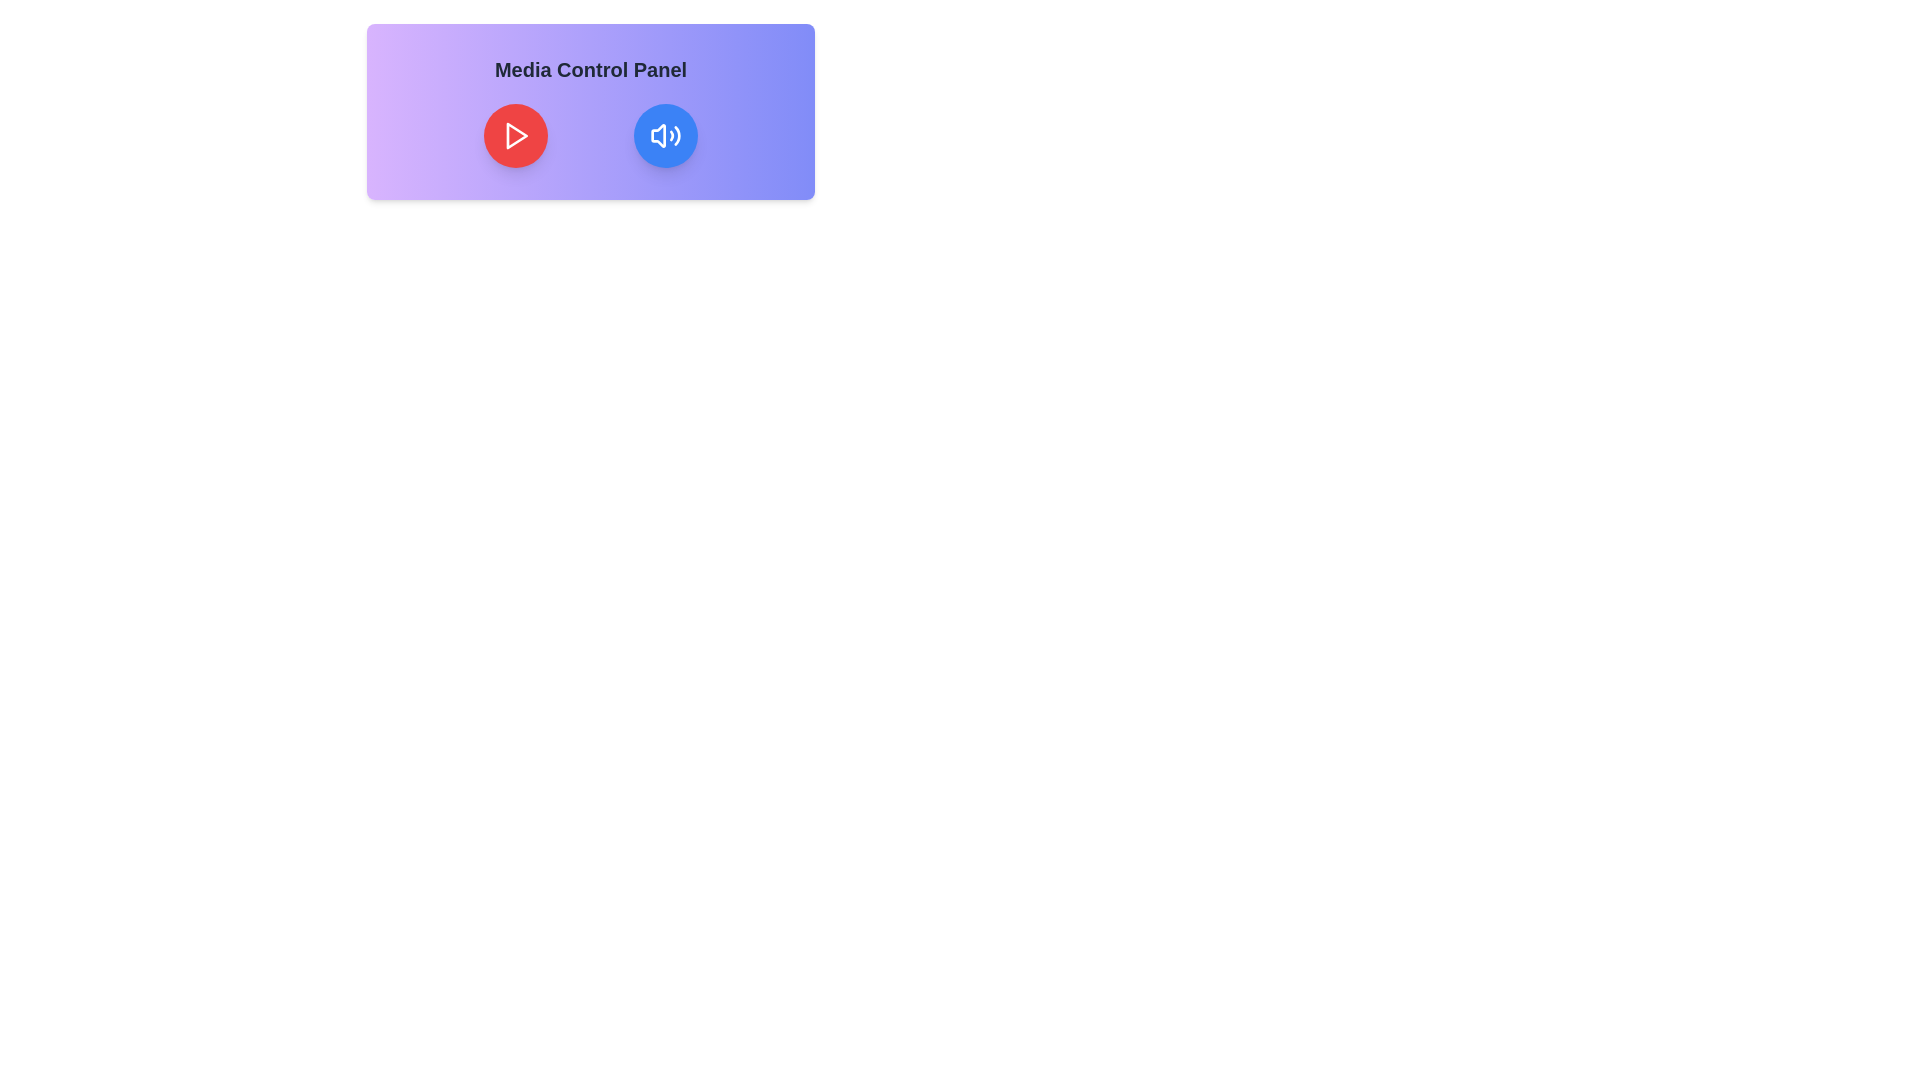 The image size is (1920, 1080). What do you see at coordinates (515, 135) in the screenshot?
I see `the play/pause button to toggle the playback state` at bounding box center [515, 135].